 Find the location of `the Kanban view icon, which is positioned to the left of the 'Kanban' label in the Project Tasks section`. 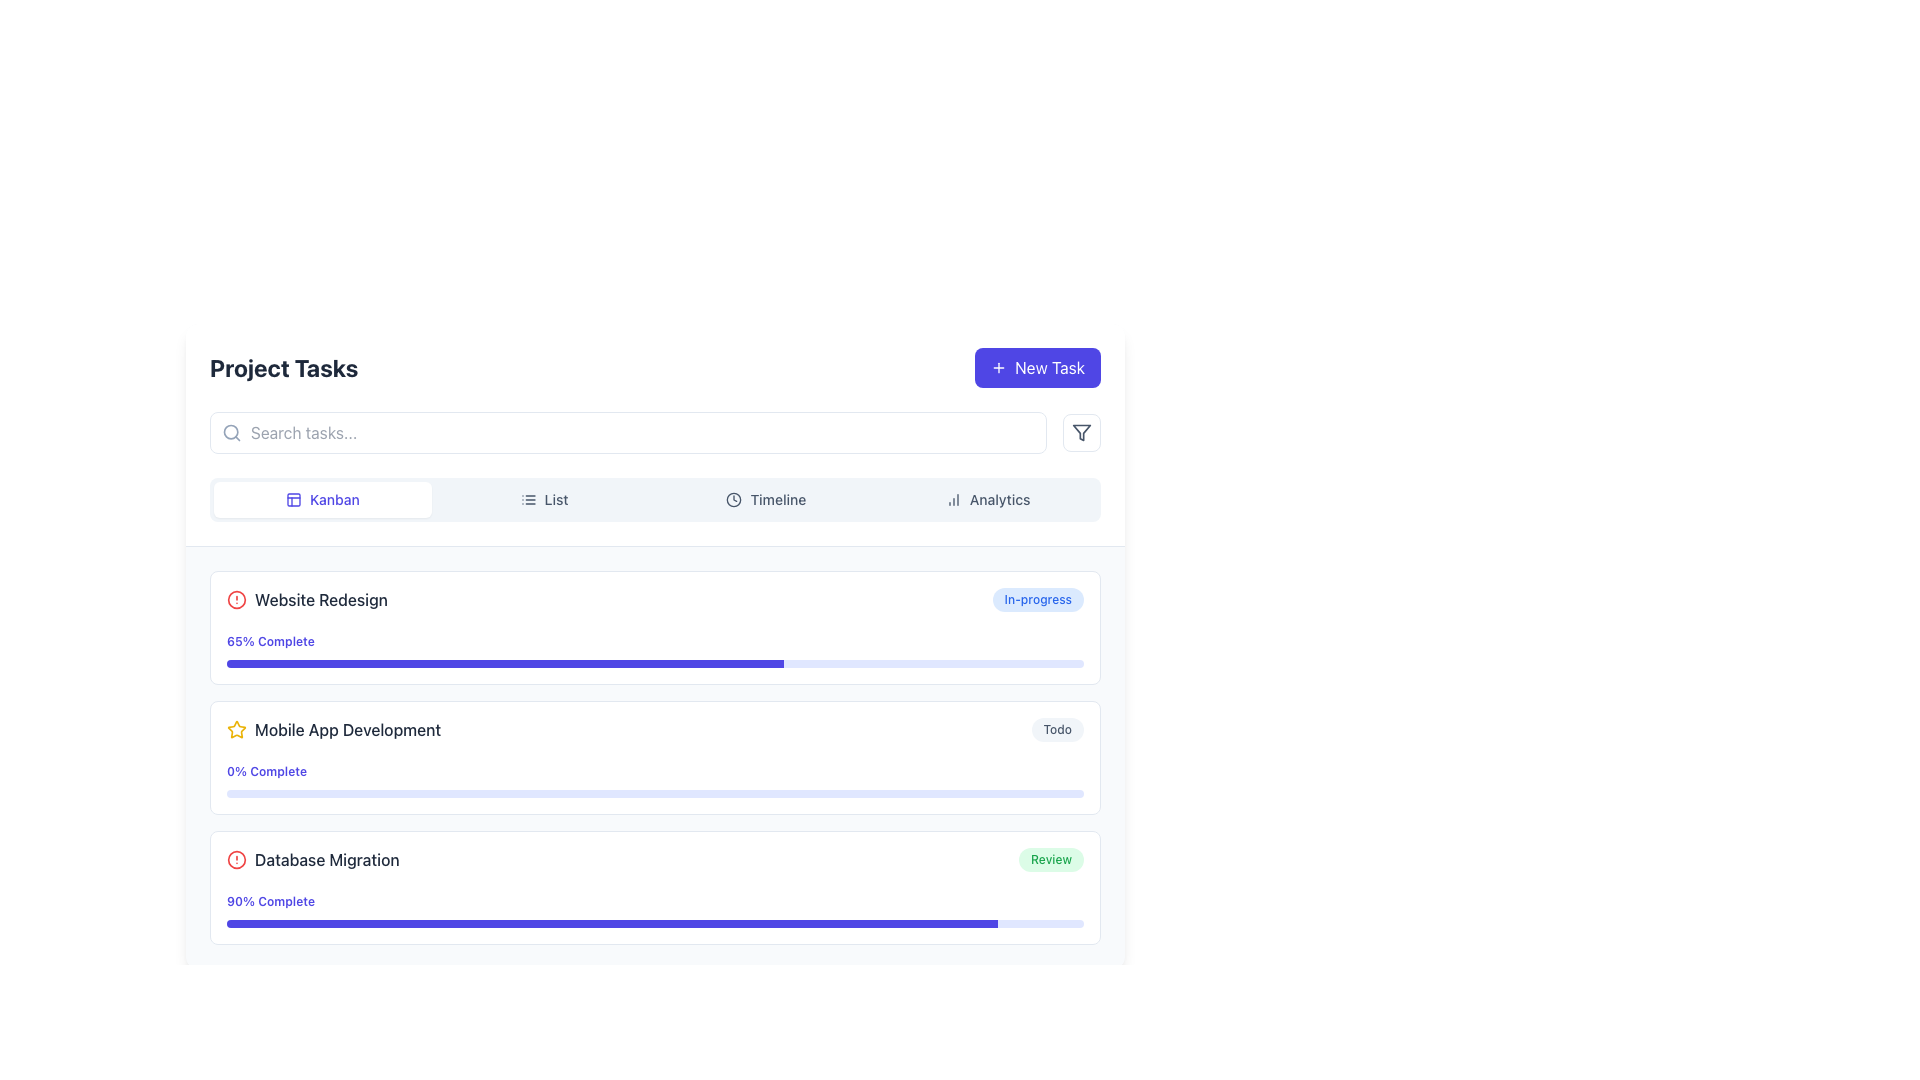

the Kanban view icon, which is positioned to the left of the 'Kanban' label in the Project Tasks section is located at coordinates (292, 499).